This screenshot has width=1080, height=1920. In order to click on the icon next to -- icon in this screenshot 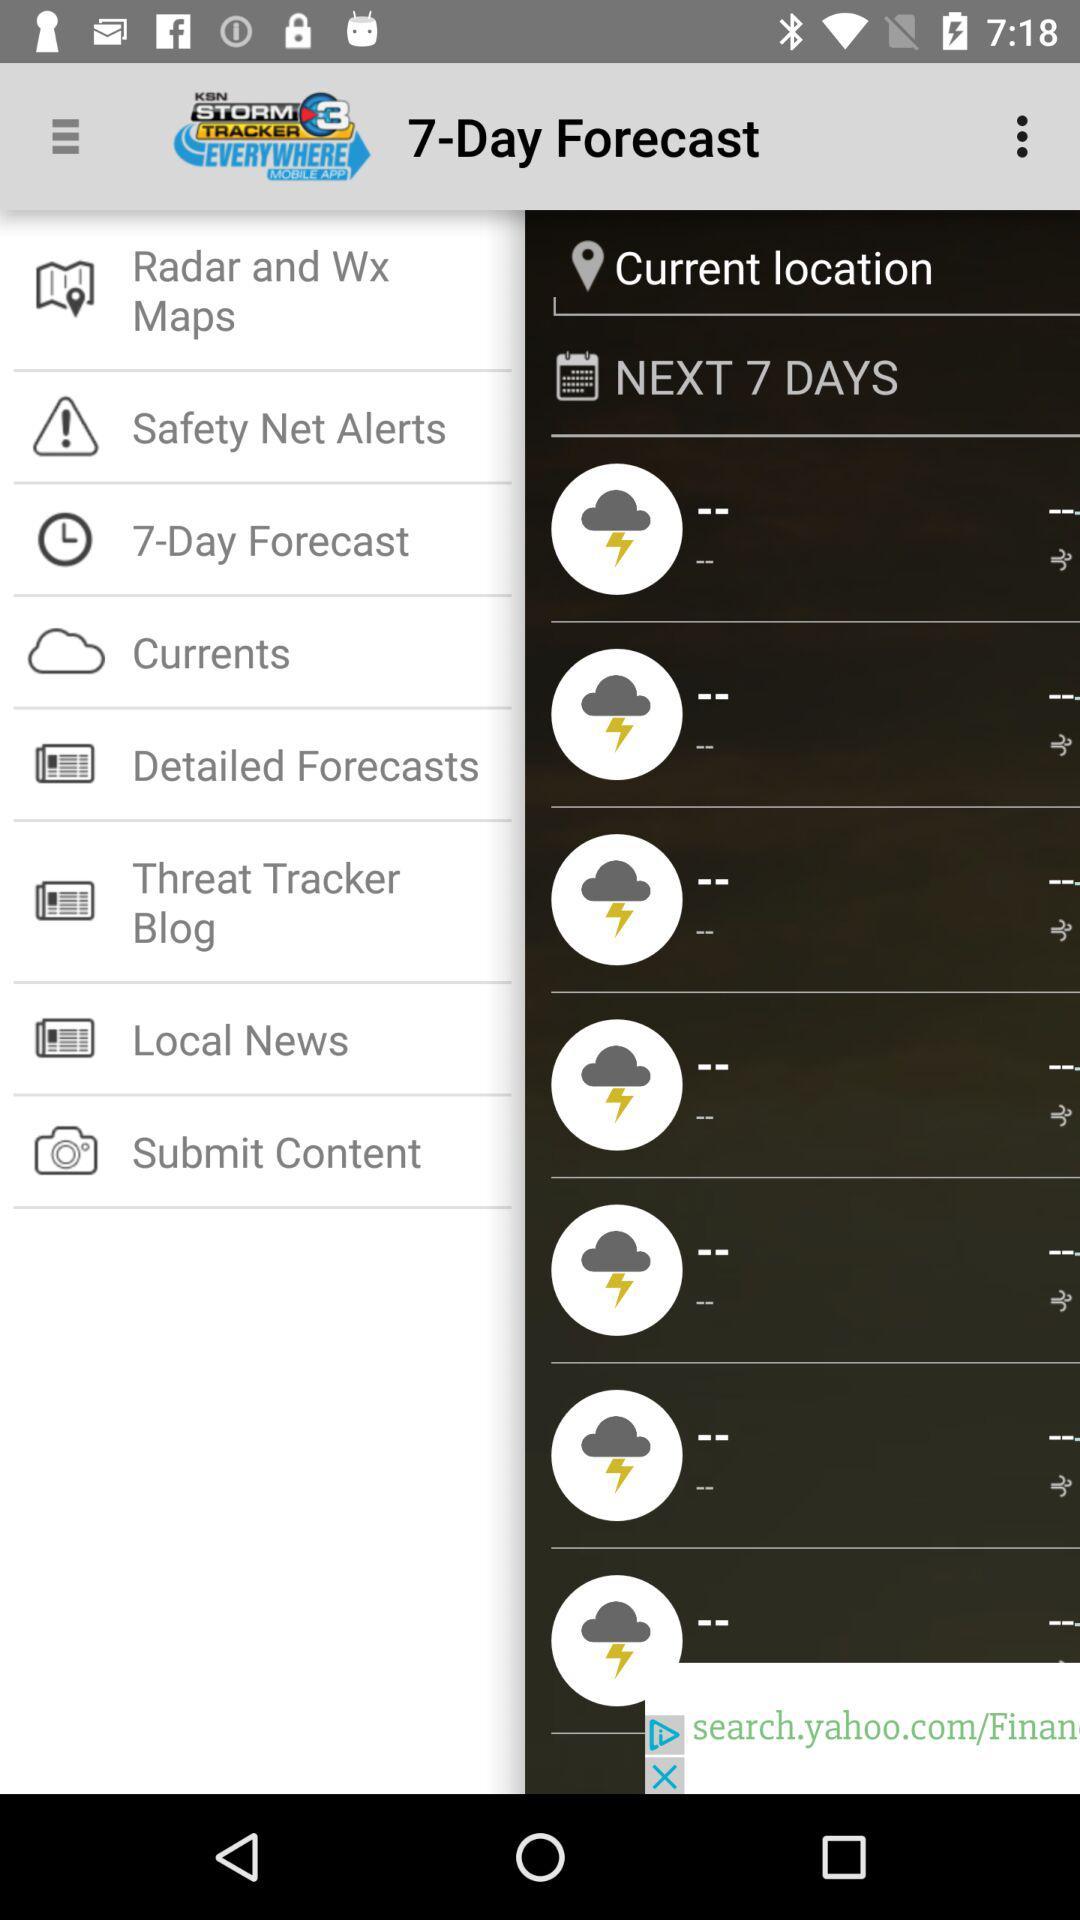, I will do `click(712, 1432)`.